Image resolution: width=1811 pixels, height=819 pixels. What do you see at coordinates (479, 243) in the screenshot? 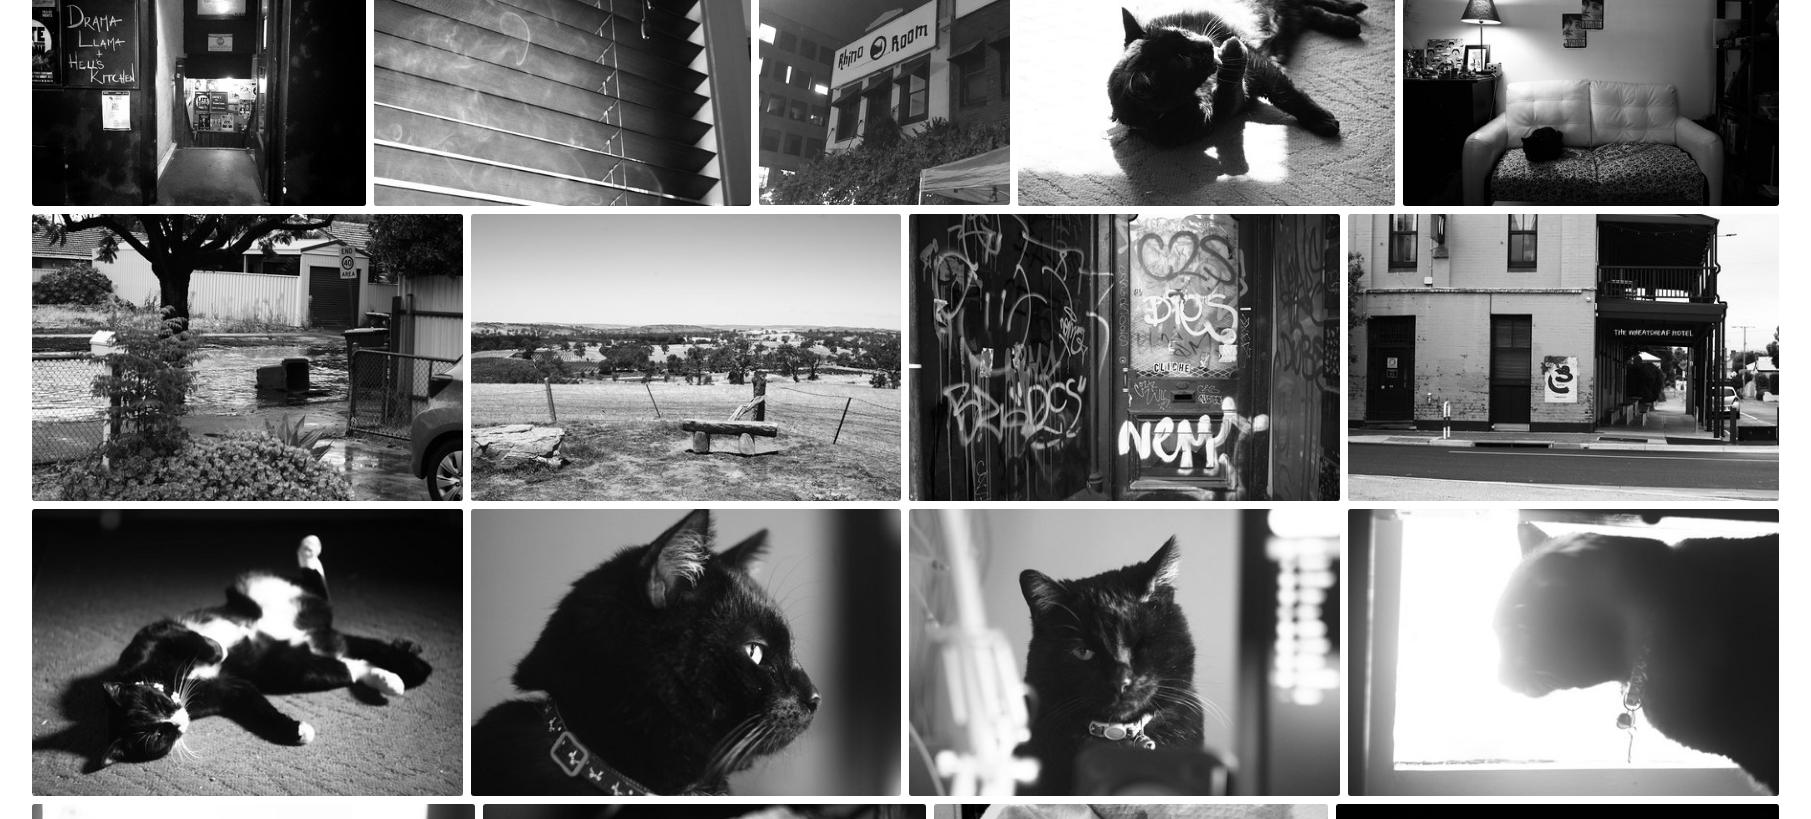
I see `'#1,640'` at bounding box center [479, 243].